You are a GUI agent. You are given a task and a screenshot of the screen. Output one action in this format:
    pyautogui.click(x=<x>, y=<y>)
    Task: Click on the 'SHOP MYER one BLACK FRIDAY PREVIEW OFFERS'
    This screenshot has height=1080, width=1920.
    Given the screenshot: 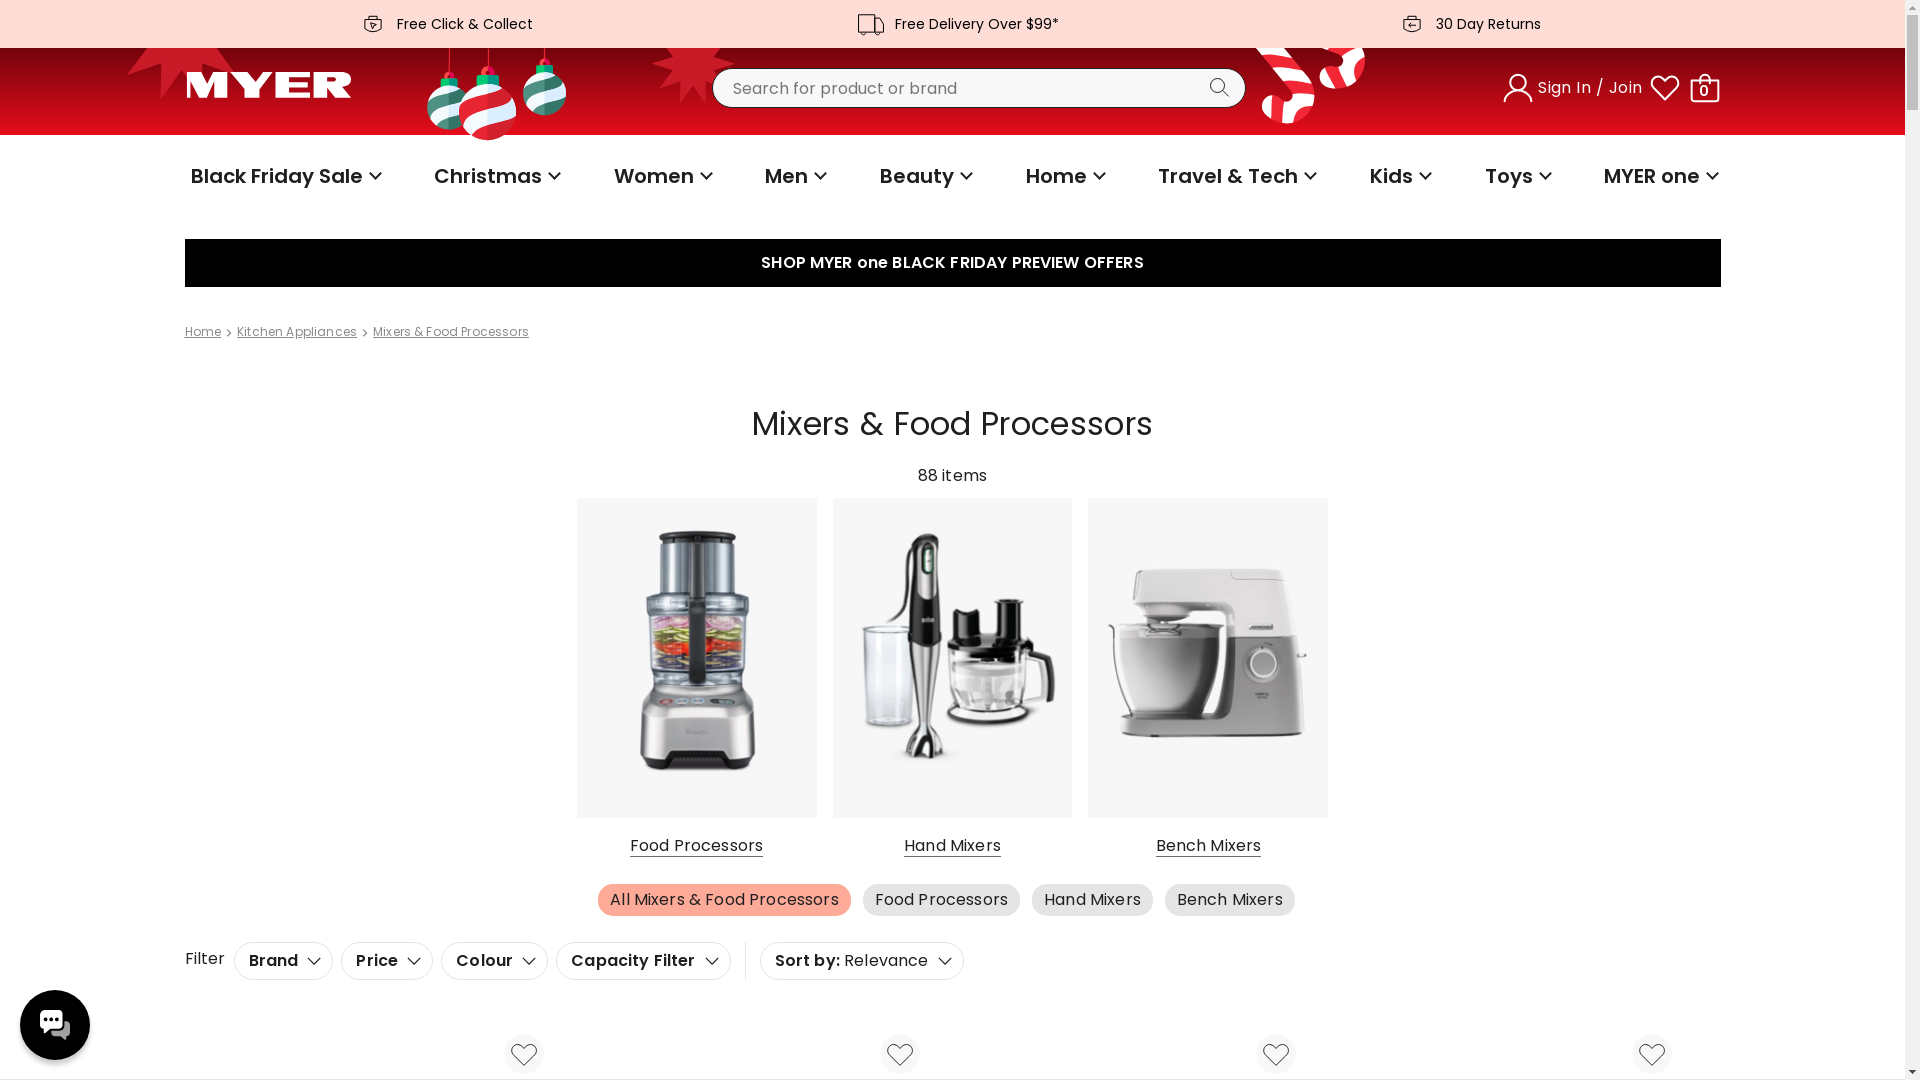 What is the action you would take?
    pyautogui.click(x=950, y=261)
    